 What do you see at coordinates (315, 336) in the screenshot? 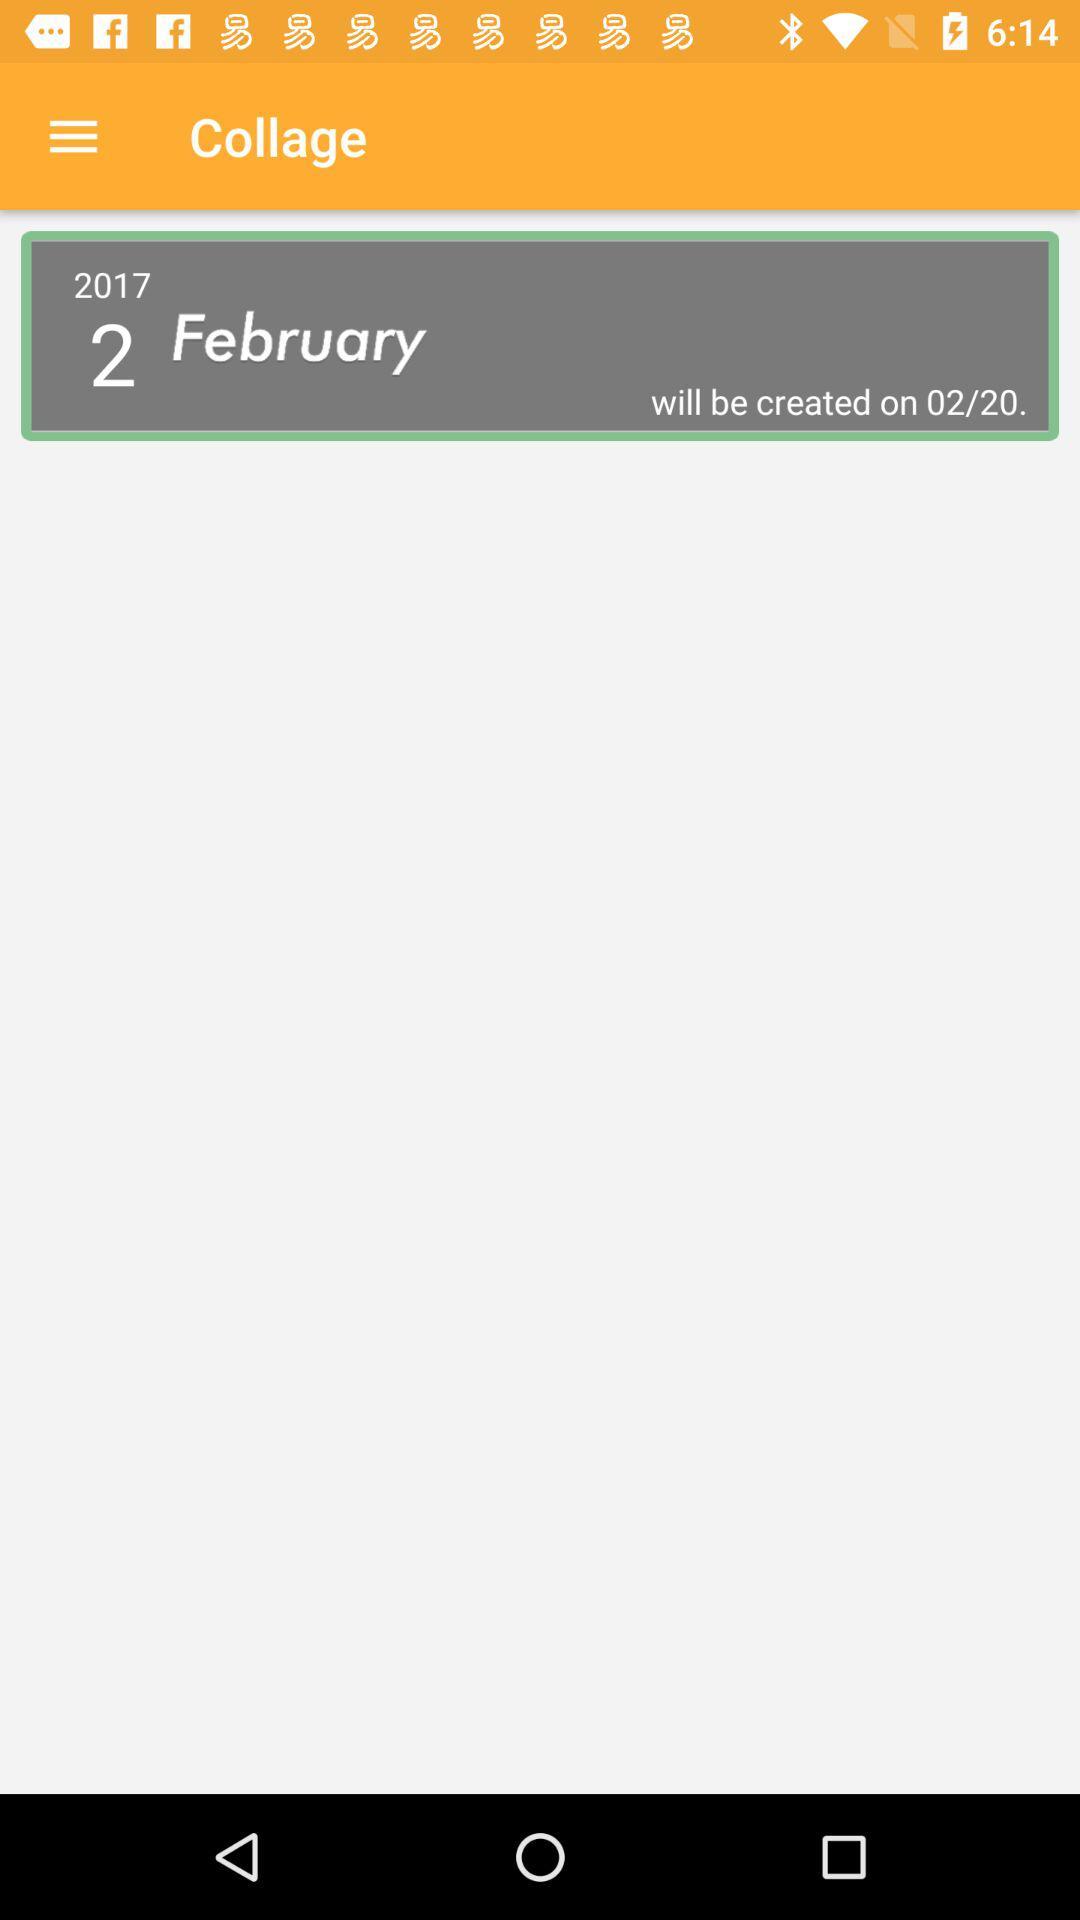
I see `icon next to the 2017` at bounding box center [315, 336].